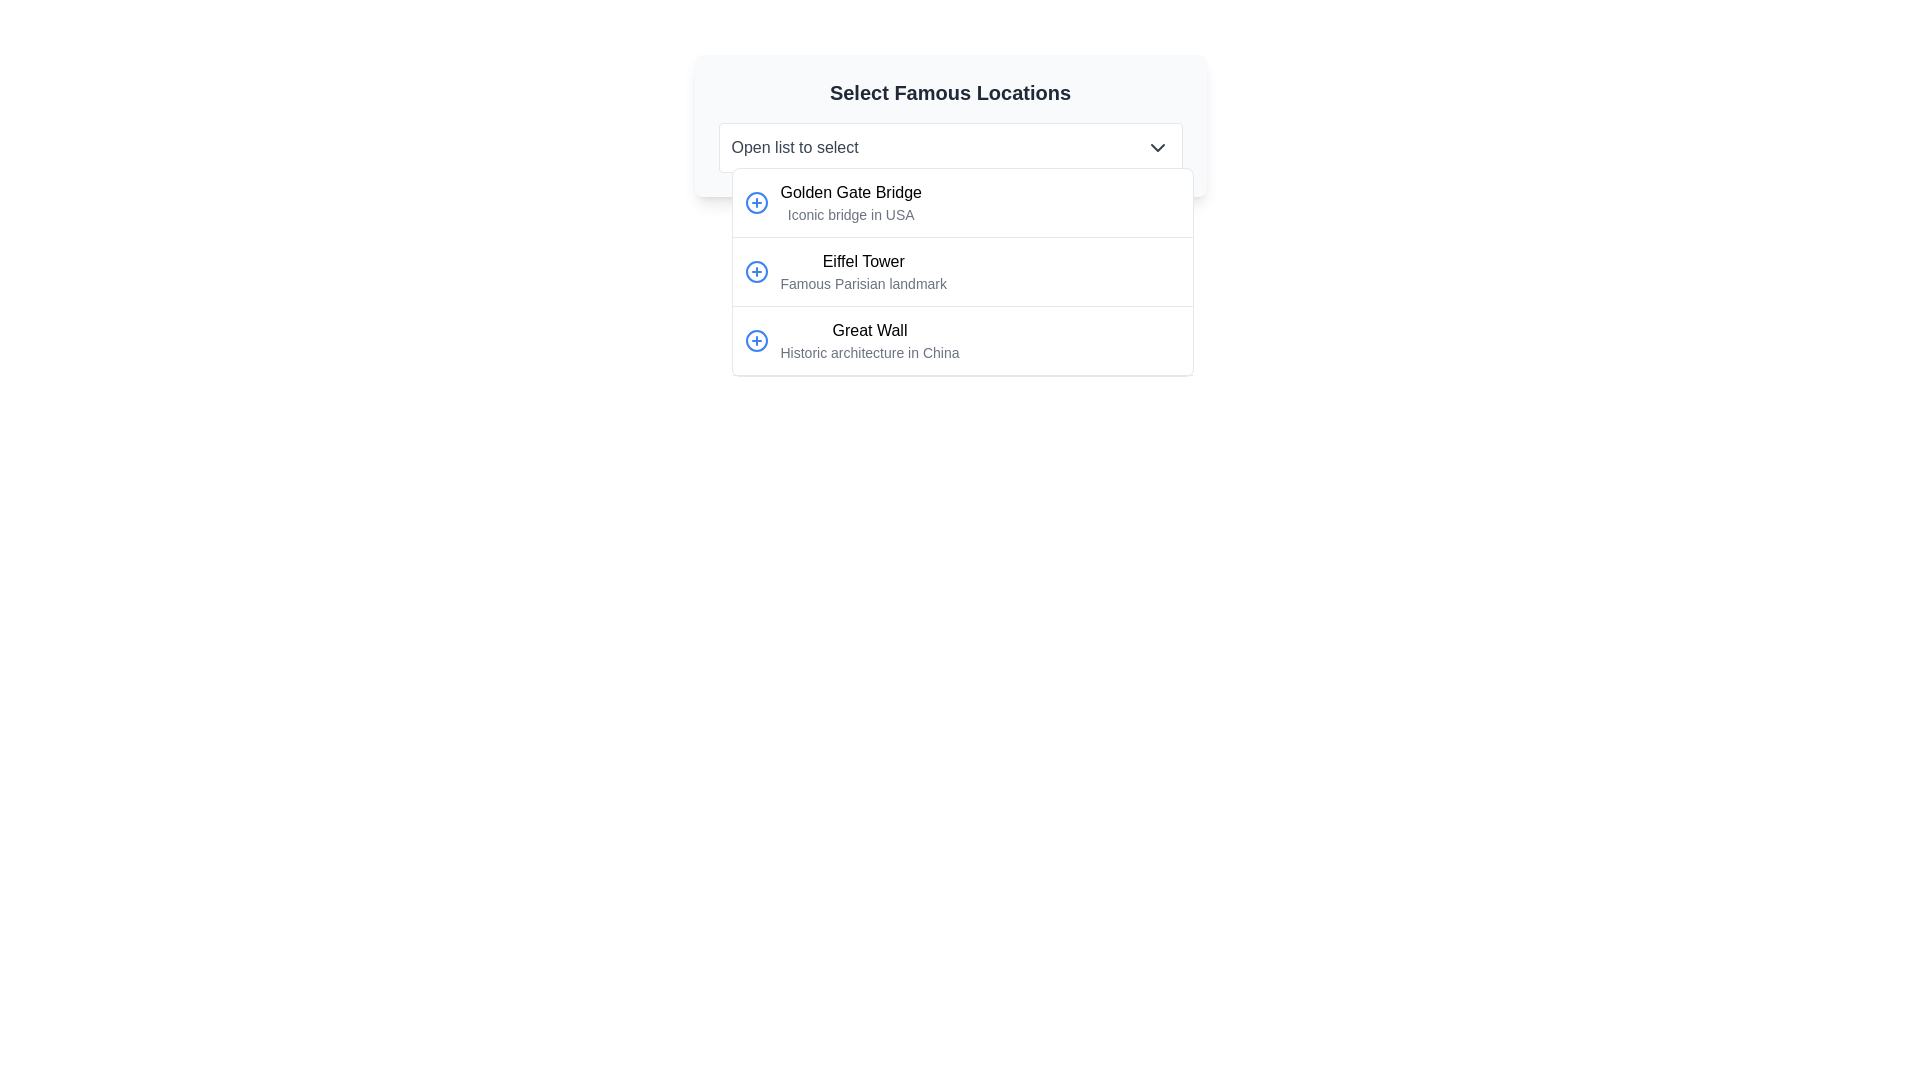  What do you see at coordinates (863, 261) in the screenshot?
I see `text label 'Eiffel Tower' which is the second item in the dropdown menu of famous landmarks` at bounding box center [863, 261].